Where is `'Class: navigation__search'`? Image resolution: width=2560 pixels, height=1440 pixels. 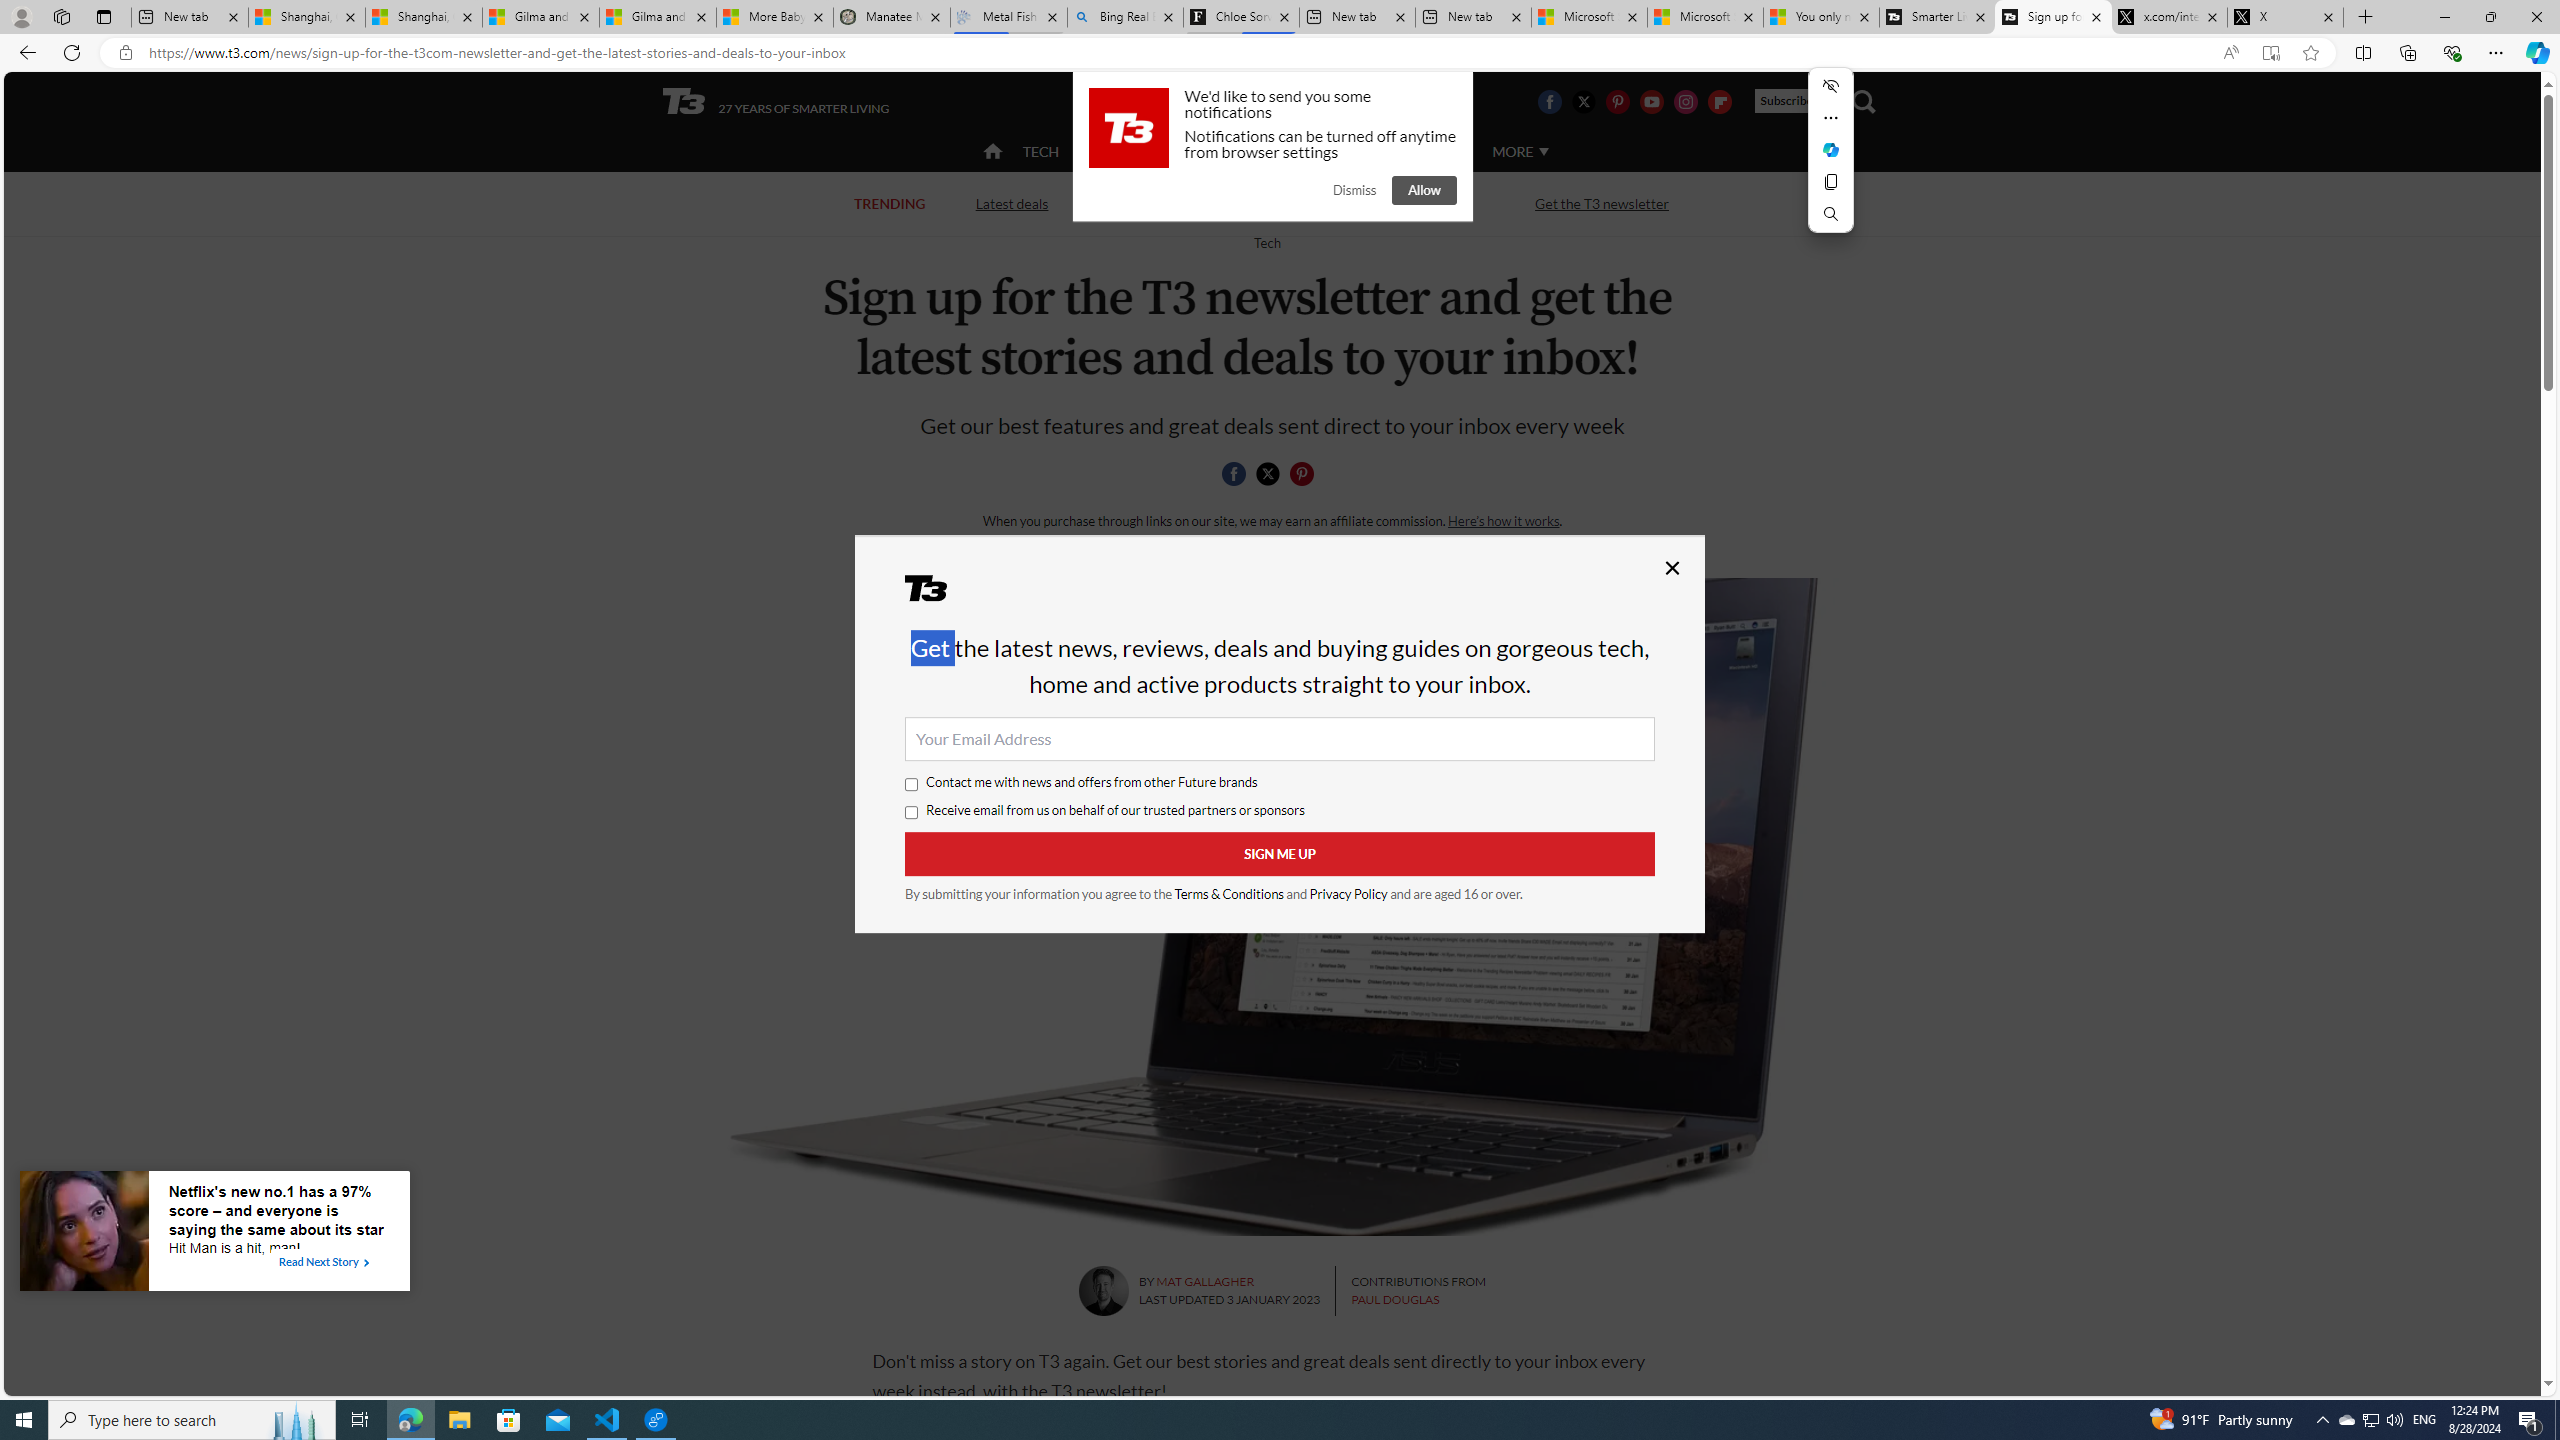
'Class: navigation__search' is located at coordinates (1862, 100).